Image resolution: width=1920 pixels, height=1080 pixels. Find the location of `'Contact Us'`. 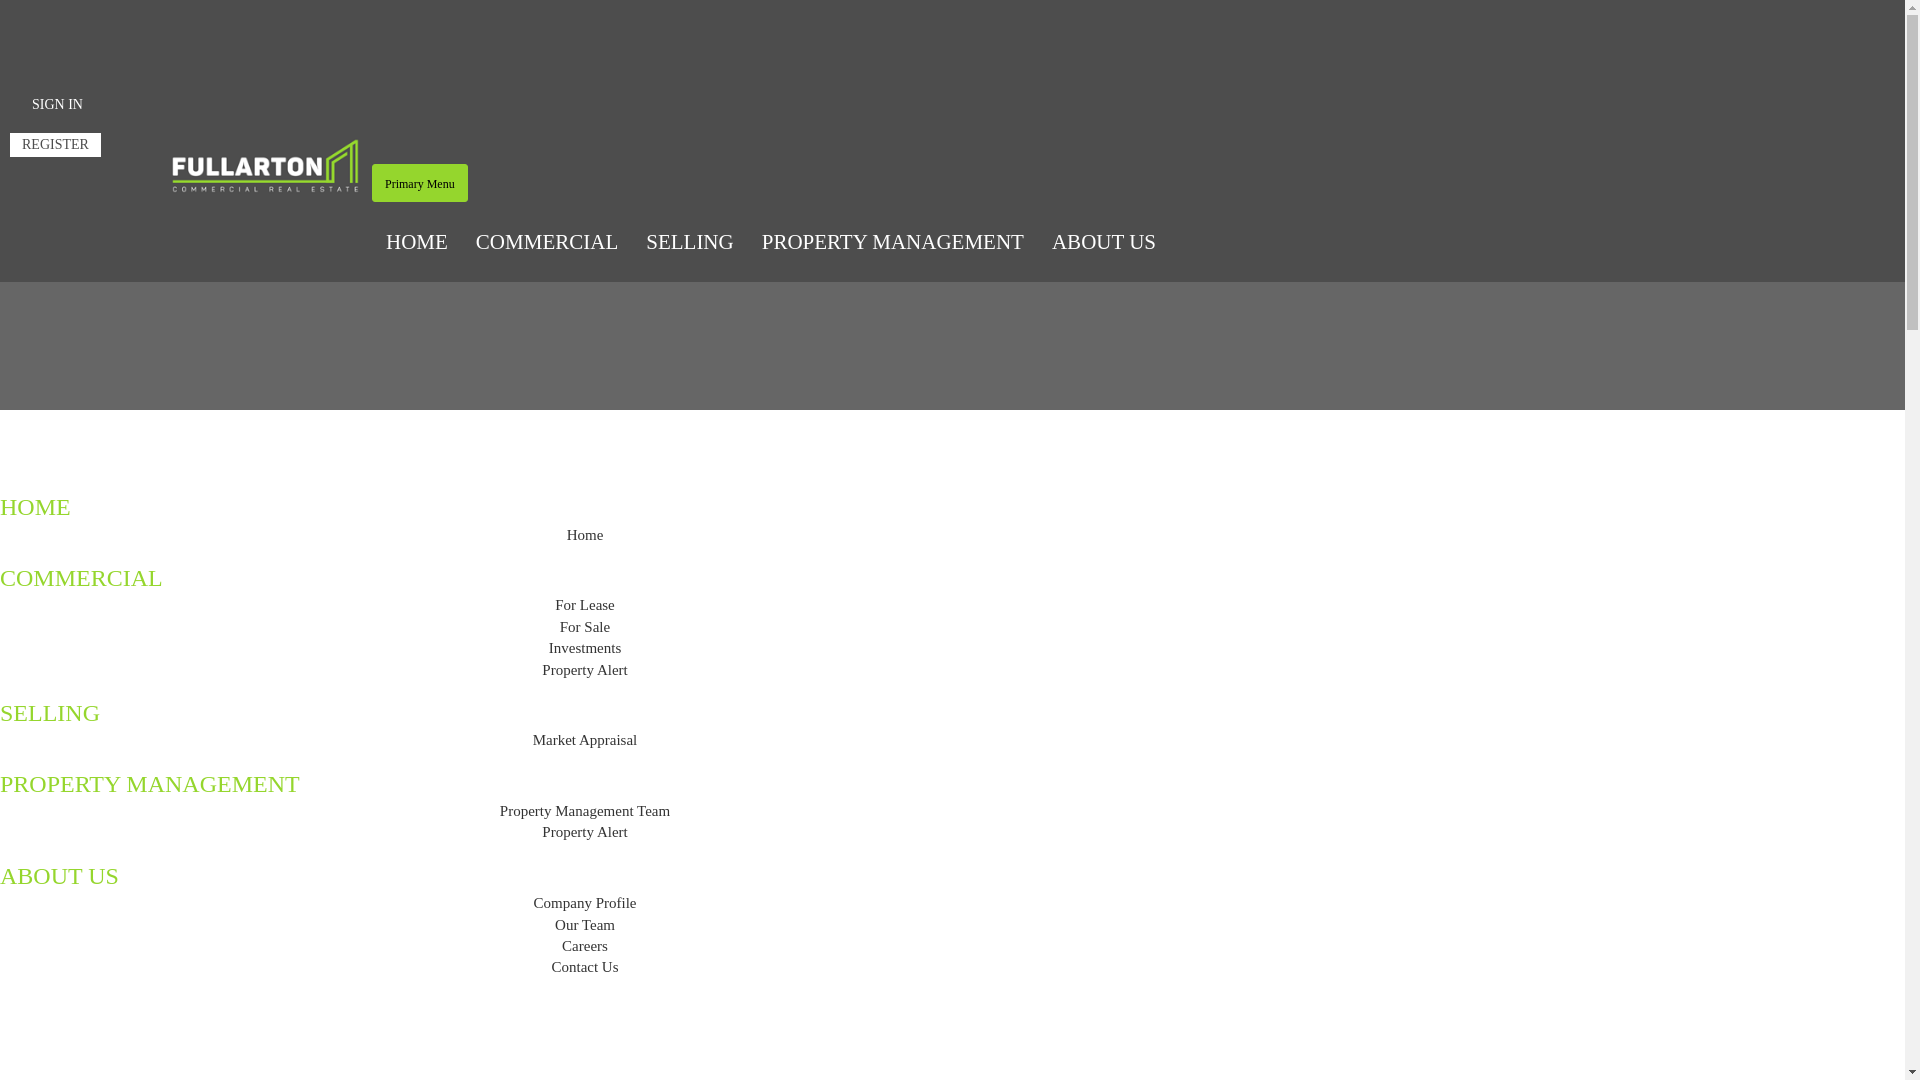

'Contact Us' is located at coordinates (583, 966).